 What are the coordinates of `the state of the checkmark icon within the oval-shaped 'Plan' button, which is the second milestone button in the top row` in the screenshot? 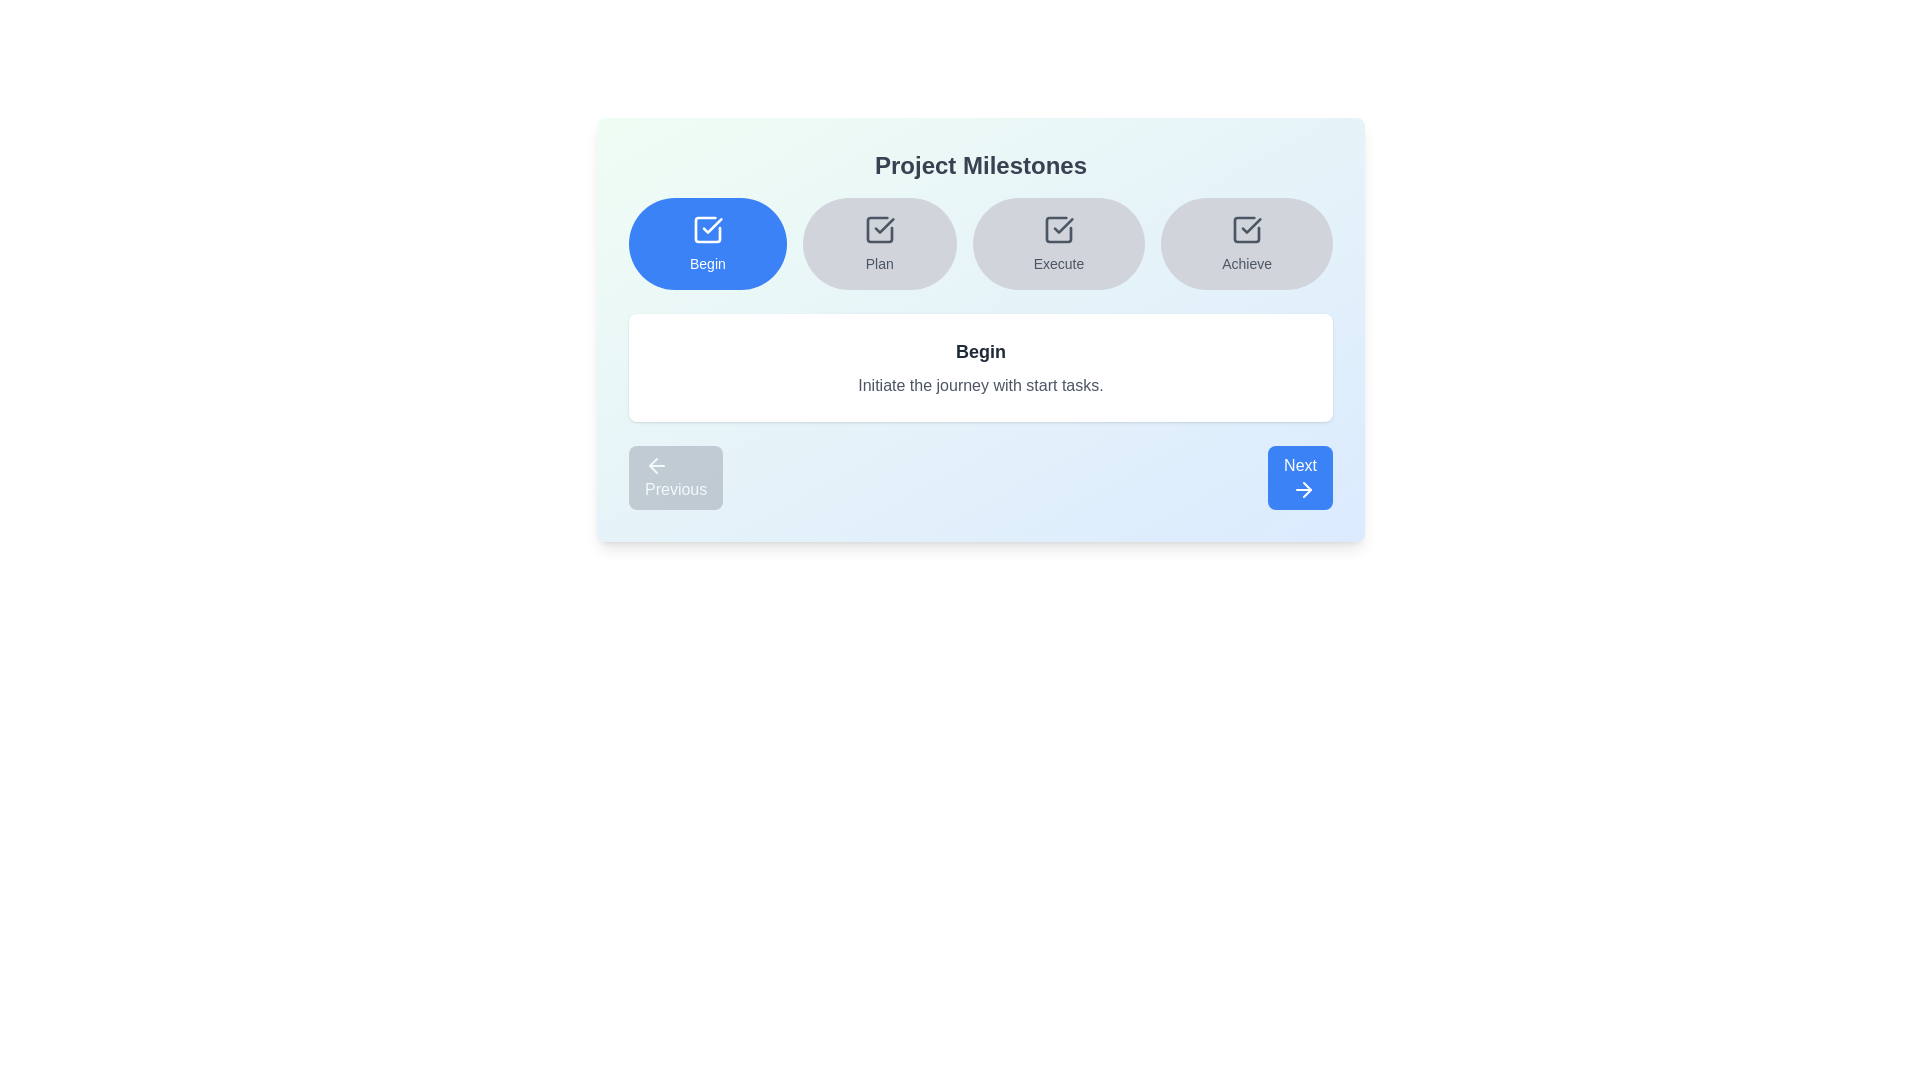 It's located at (883, 225).